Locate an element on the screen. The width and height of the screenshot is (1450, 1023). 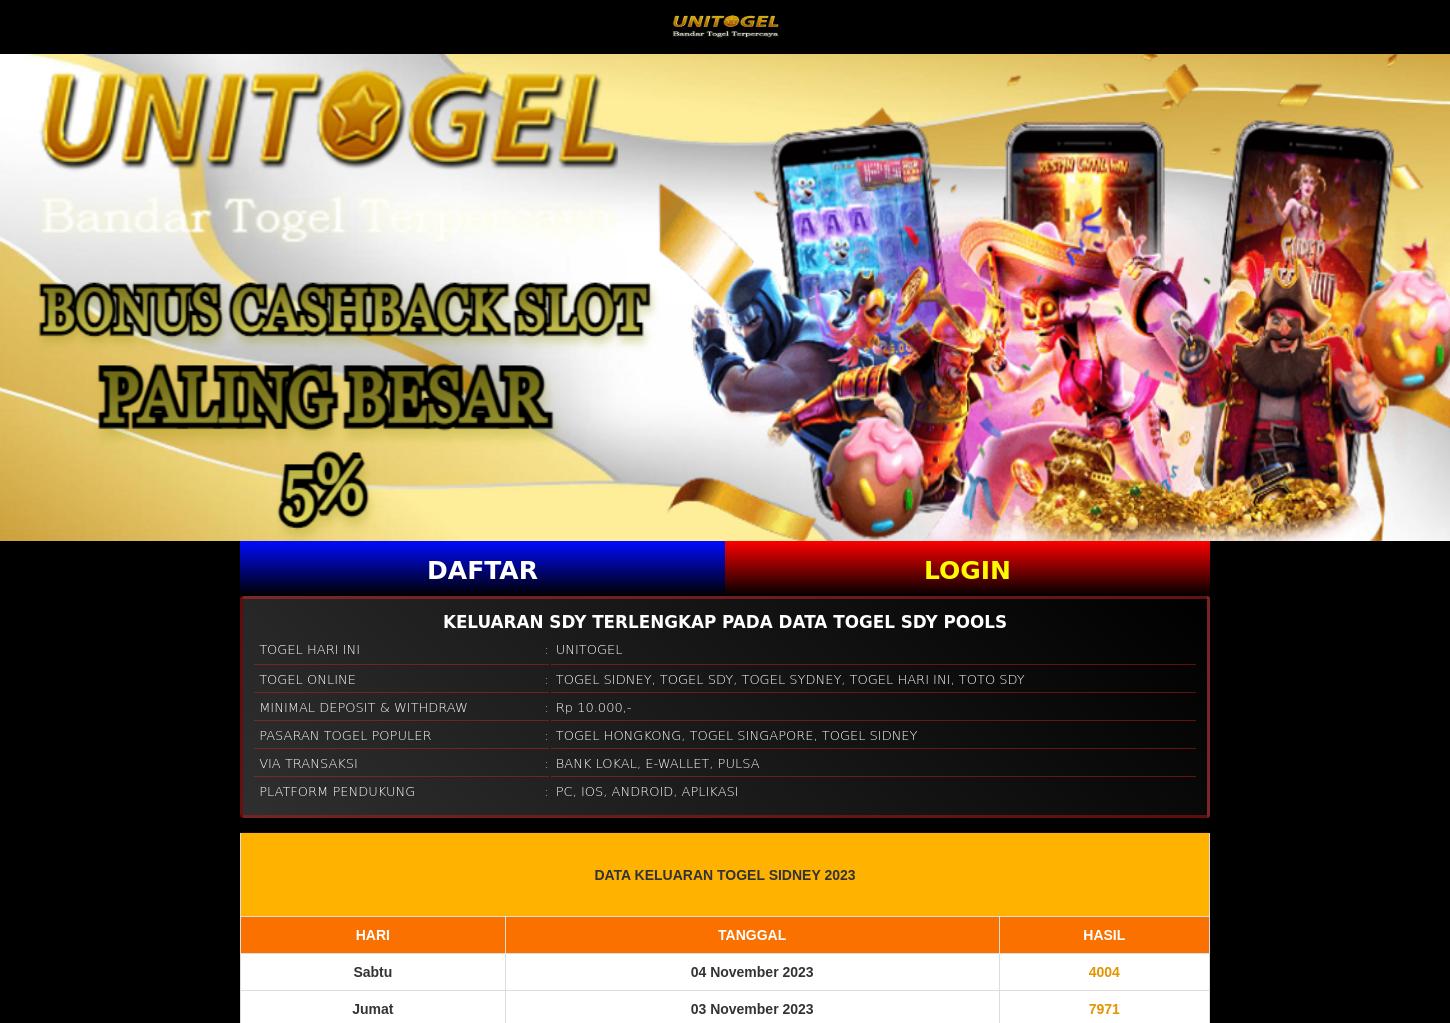
'TOGEL ONLINE' is located at coordinates (258, 677).